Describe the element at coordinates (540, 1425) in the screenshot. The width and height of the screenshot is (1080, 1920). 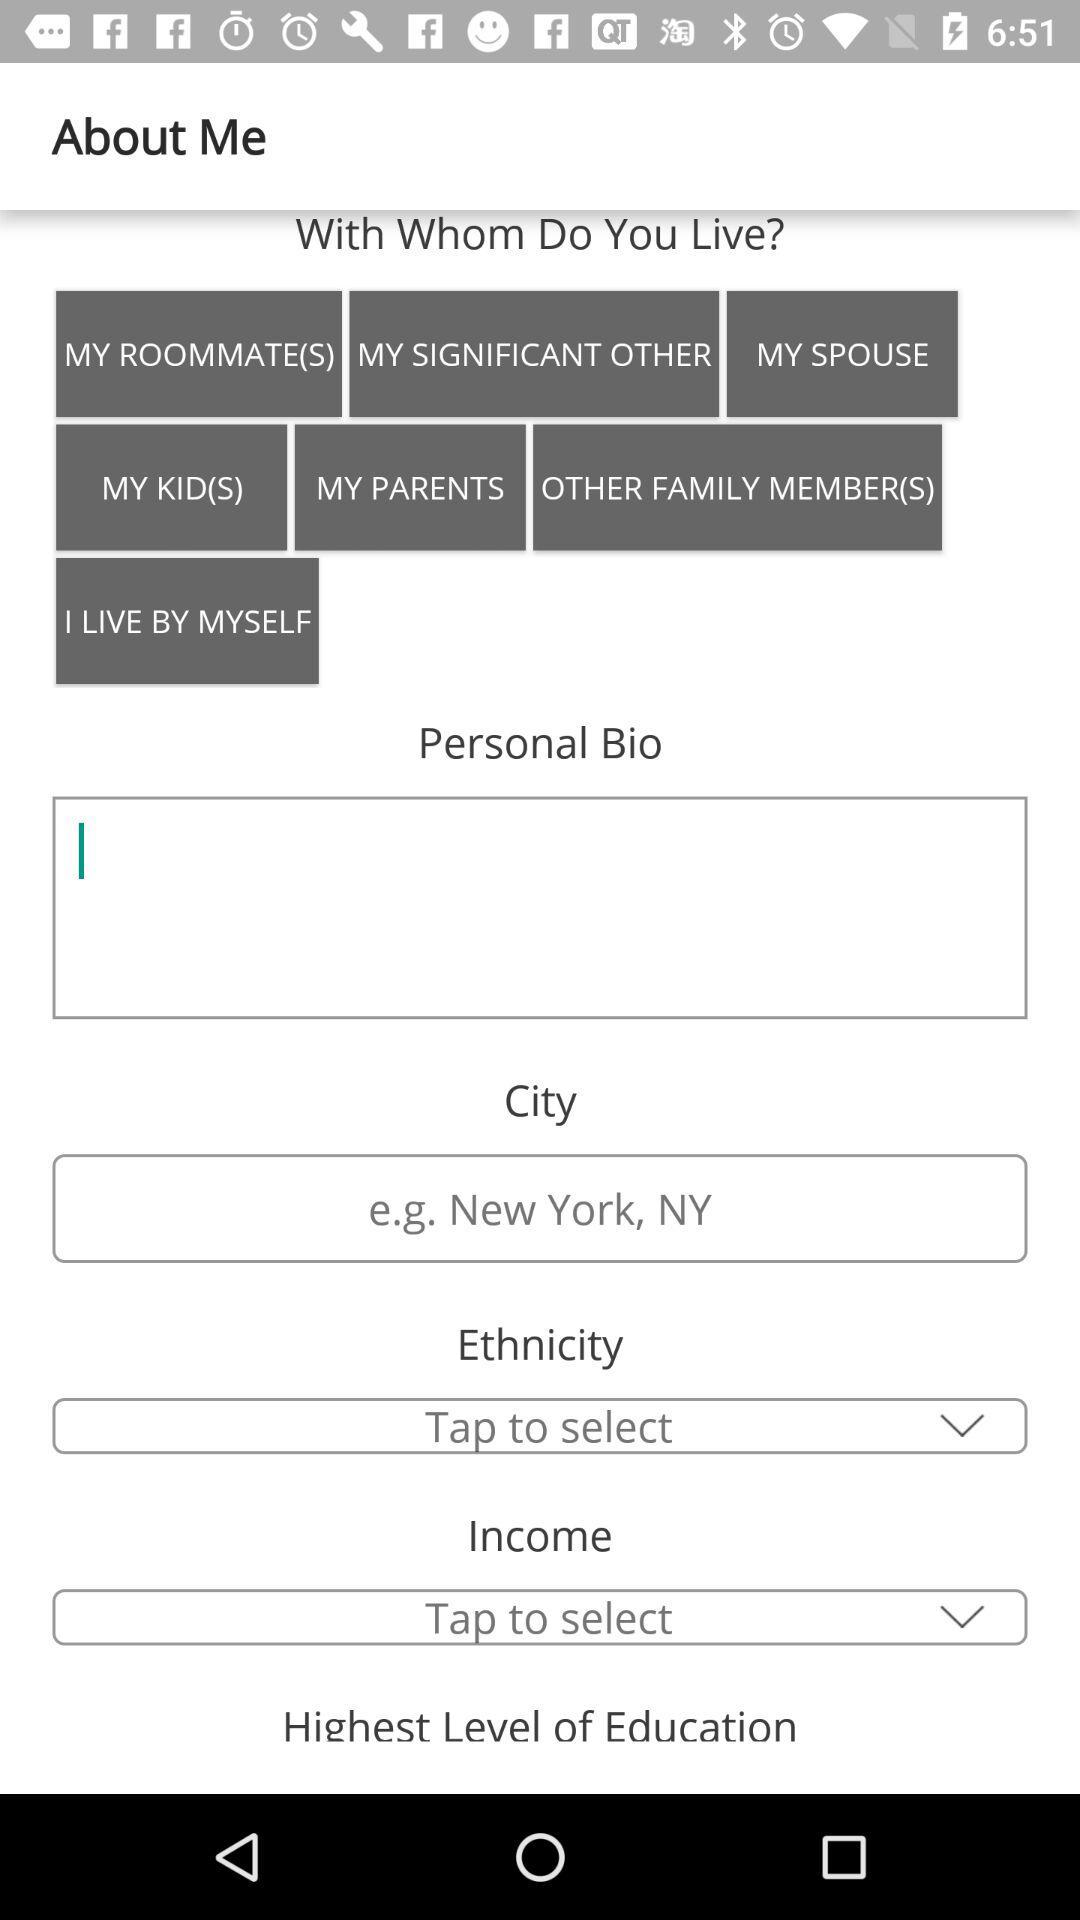
I see `city` at that location.